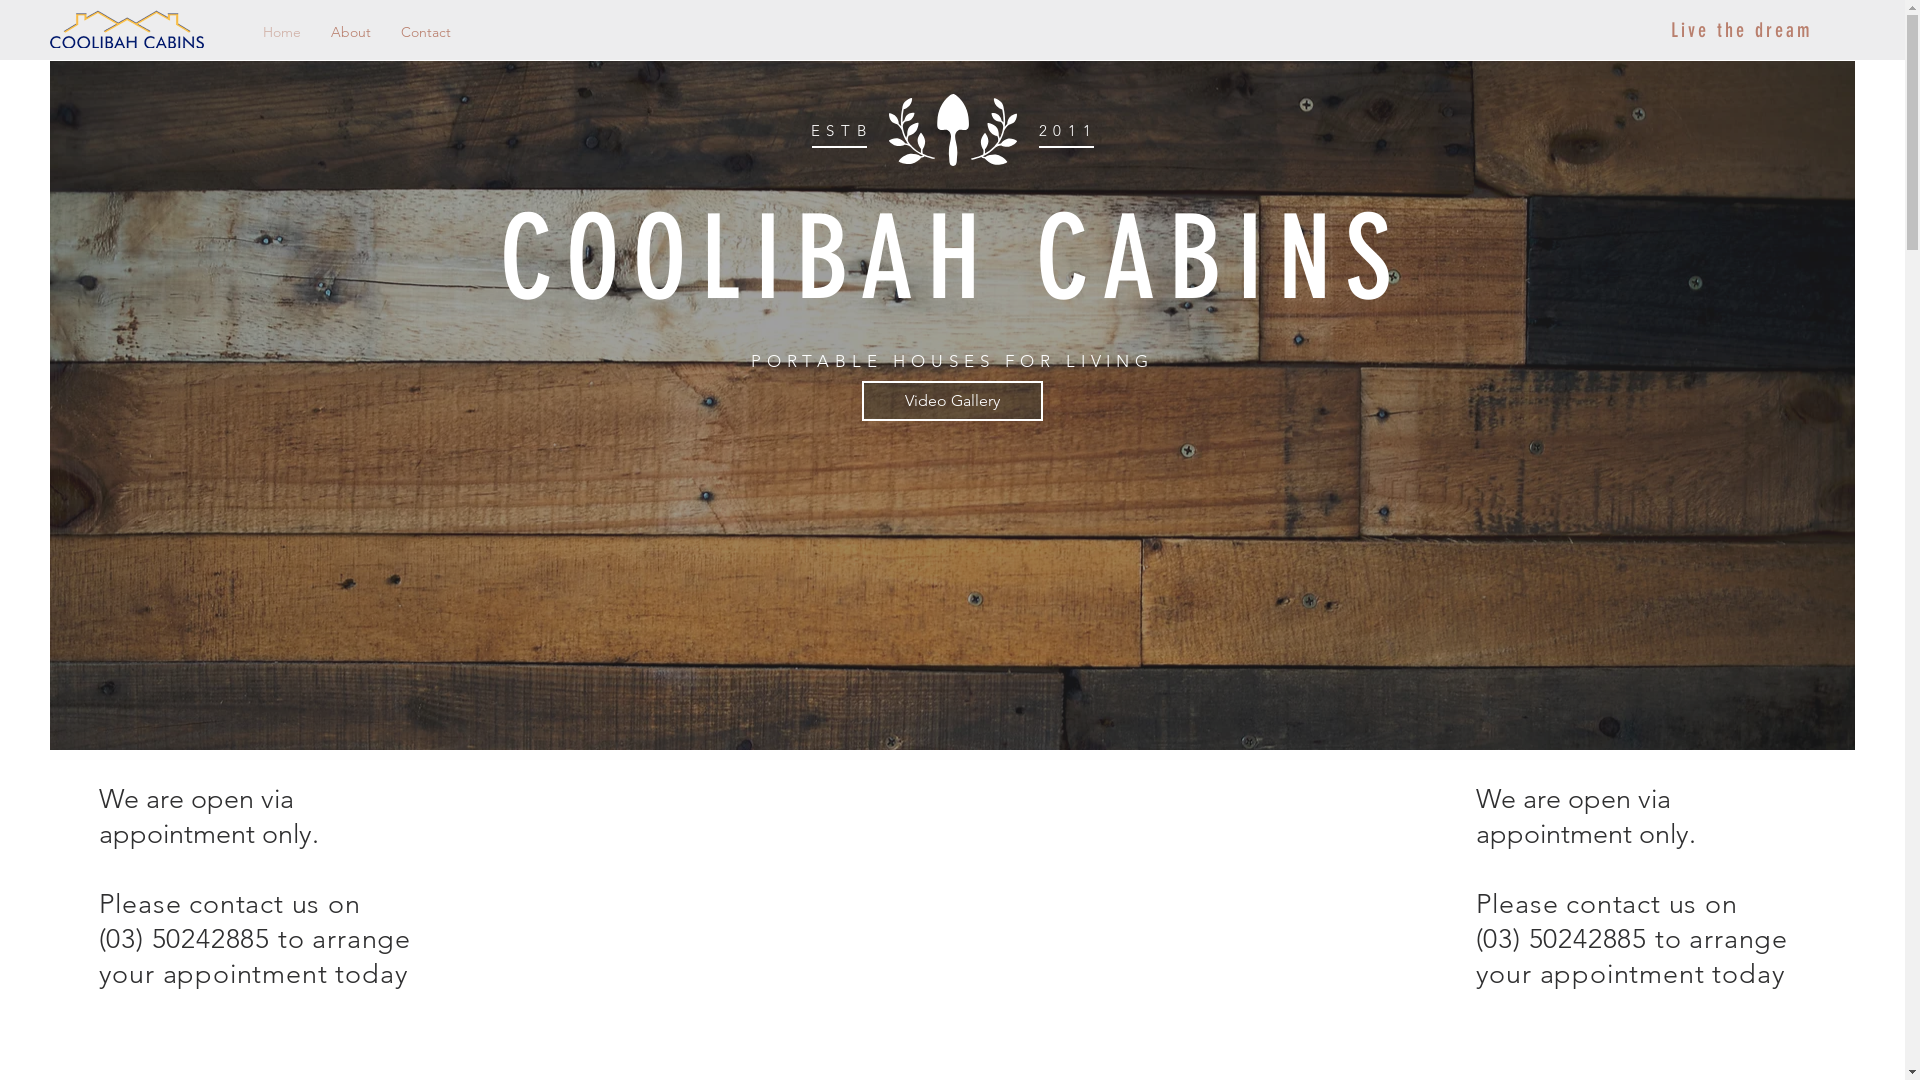  Describe the element at coordinates (425, 31) in the screenshot. I see `'Contact'` at that location.